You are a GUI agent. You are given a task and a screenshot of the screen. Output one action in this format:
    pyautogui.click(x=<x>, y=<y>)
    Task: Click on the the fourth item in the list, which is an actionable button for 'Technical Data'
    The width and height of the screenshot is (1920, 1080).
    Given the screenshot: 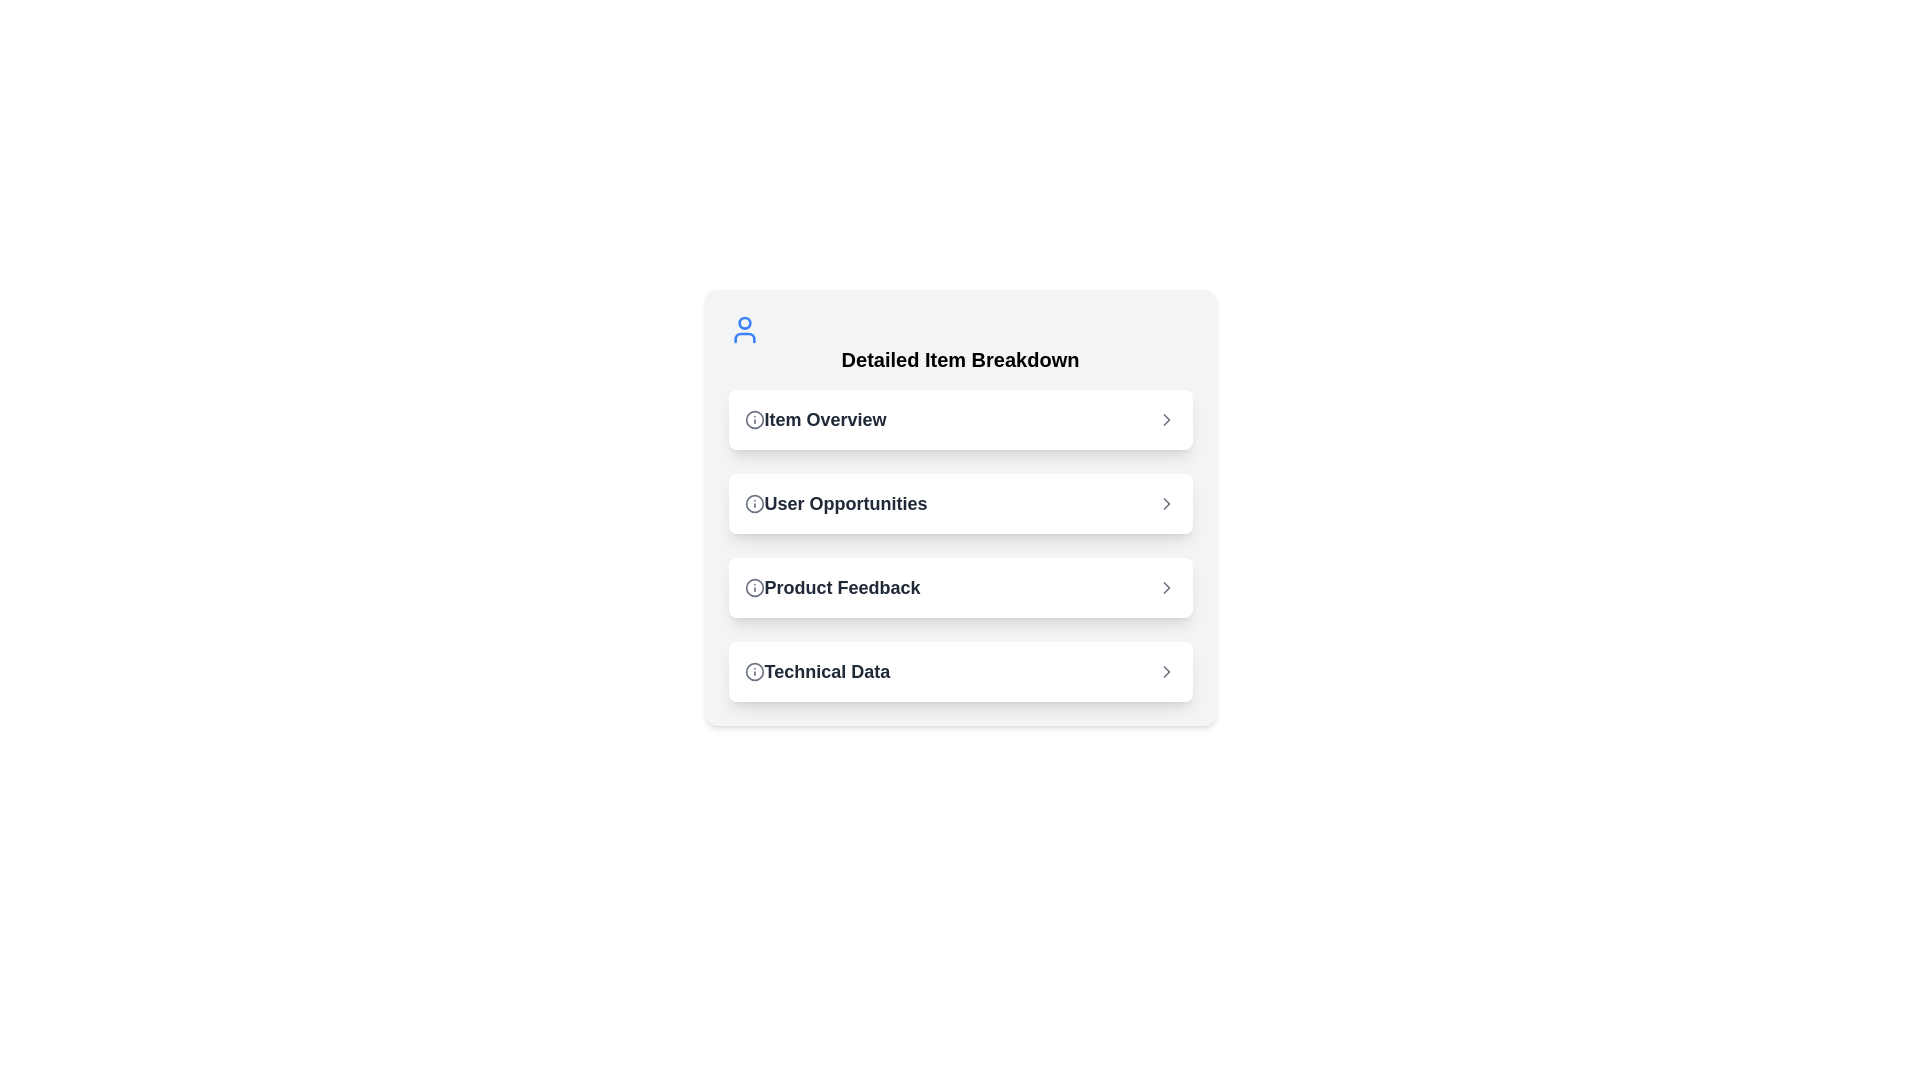 What is the action you would take?
    pyautogui.click(x=960, y=671)
    